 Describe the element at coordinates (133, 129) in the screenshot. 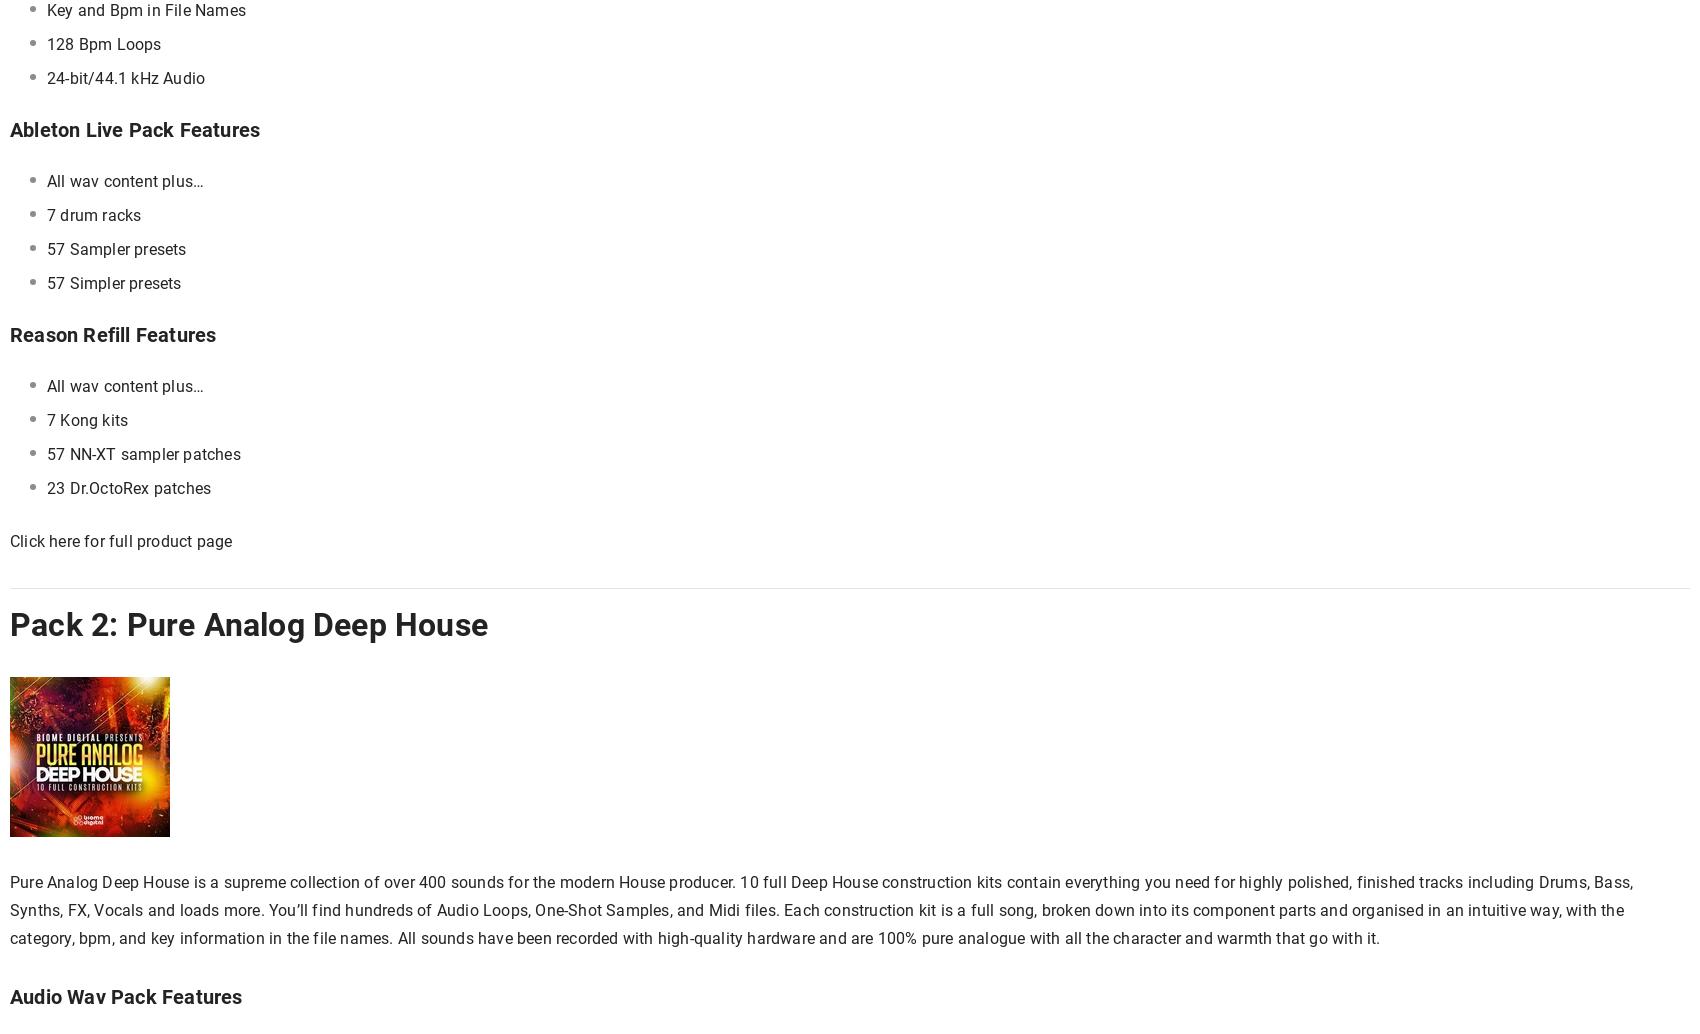

I see `'Ableton Live Pack Features'` at that location.